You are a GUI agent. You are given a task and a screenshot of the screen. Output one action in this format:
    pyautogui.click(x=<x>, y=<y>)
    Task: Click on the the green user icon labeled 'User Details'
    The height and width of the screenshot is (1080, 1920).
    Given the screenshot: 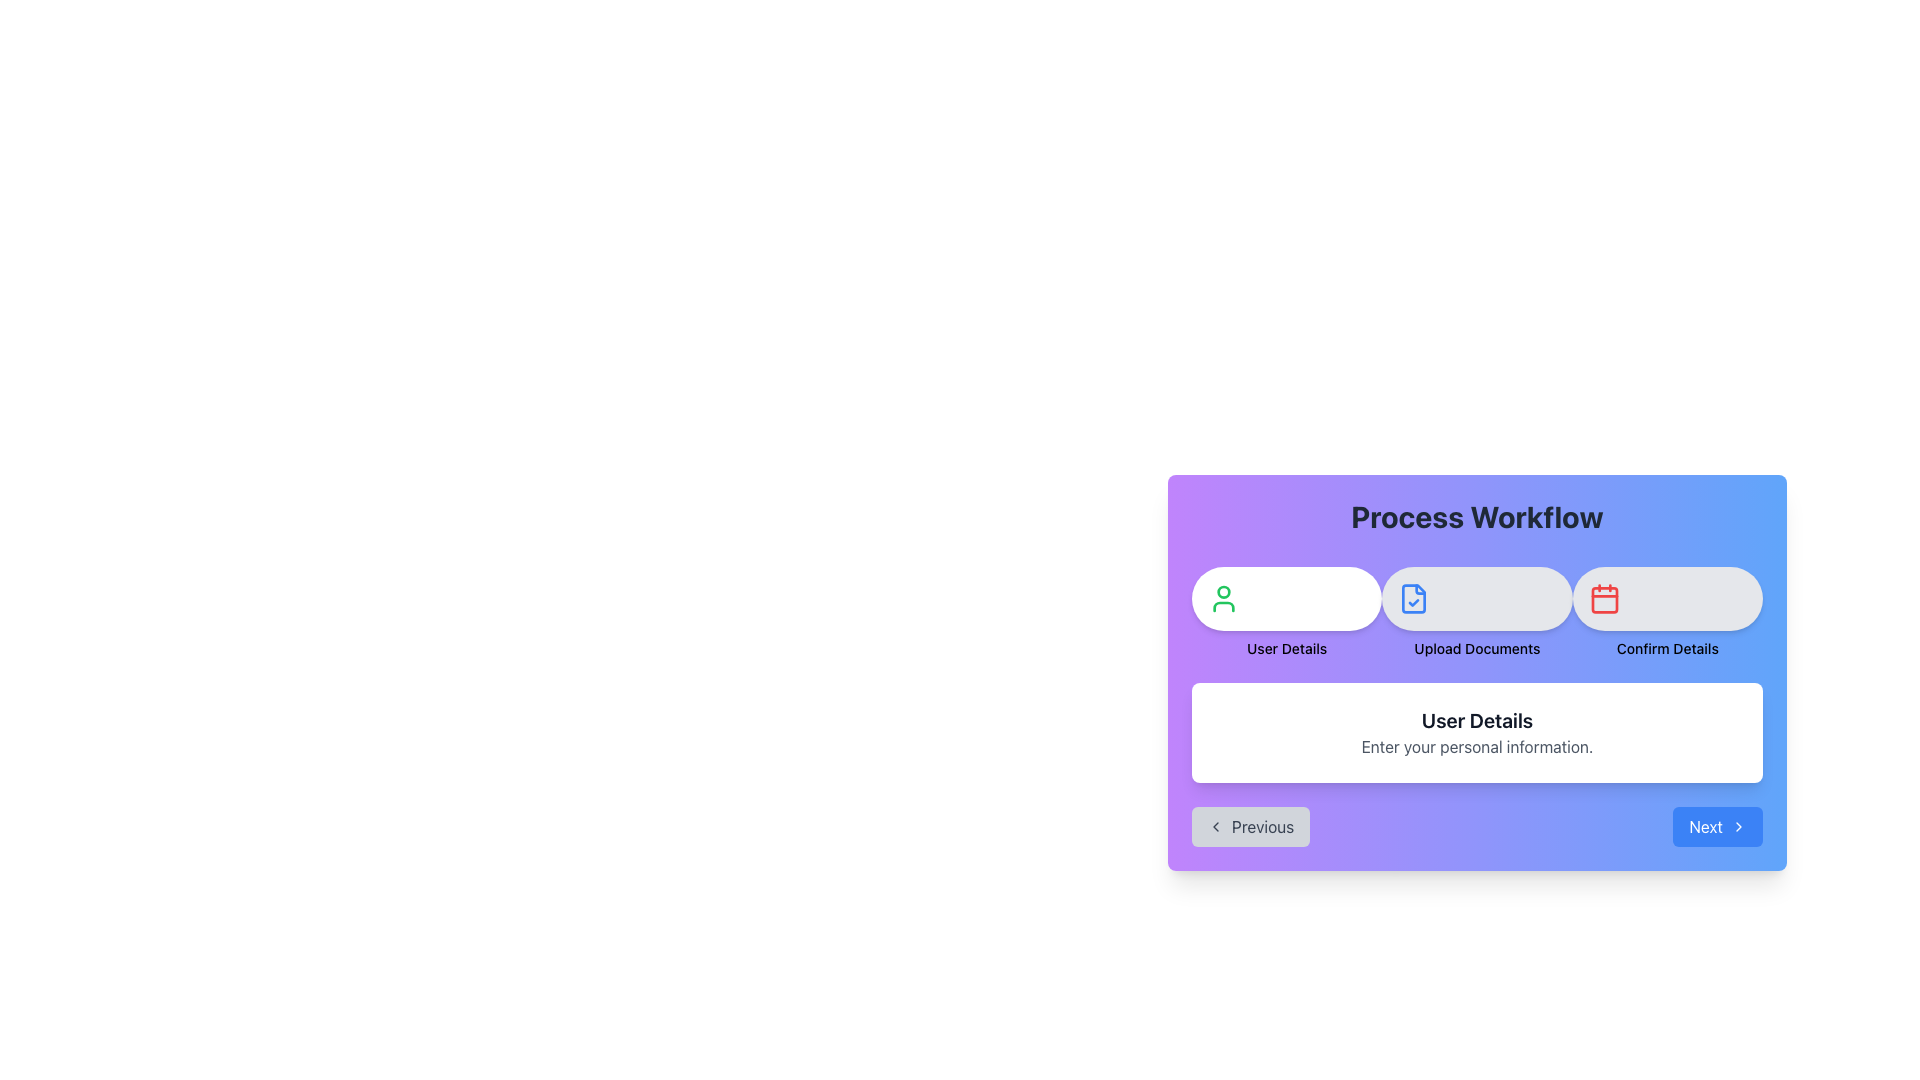 What is the action you would take?
    pyautogui.click(x=1223, y=597)
    